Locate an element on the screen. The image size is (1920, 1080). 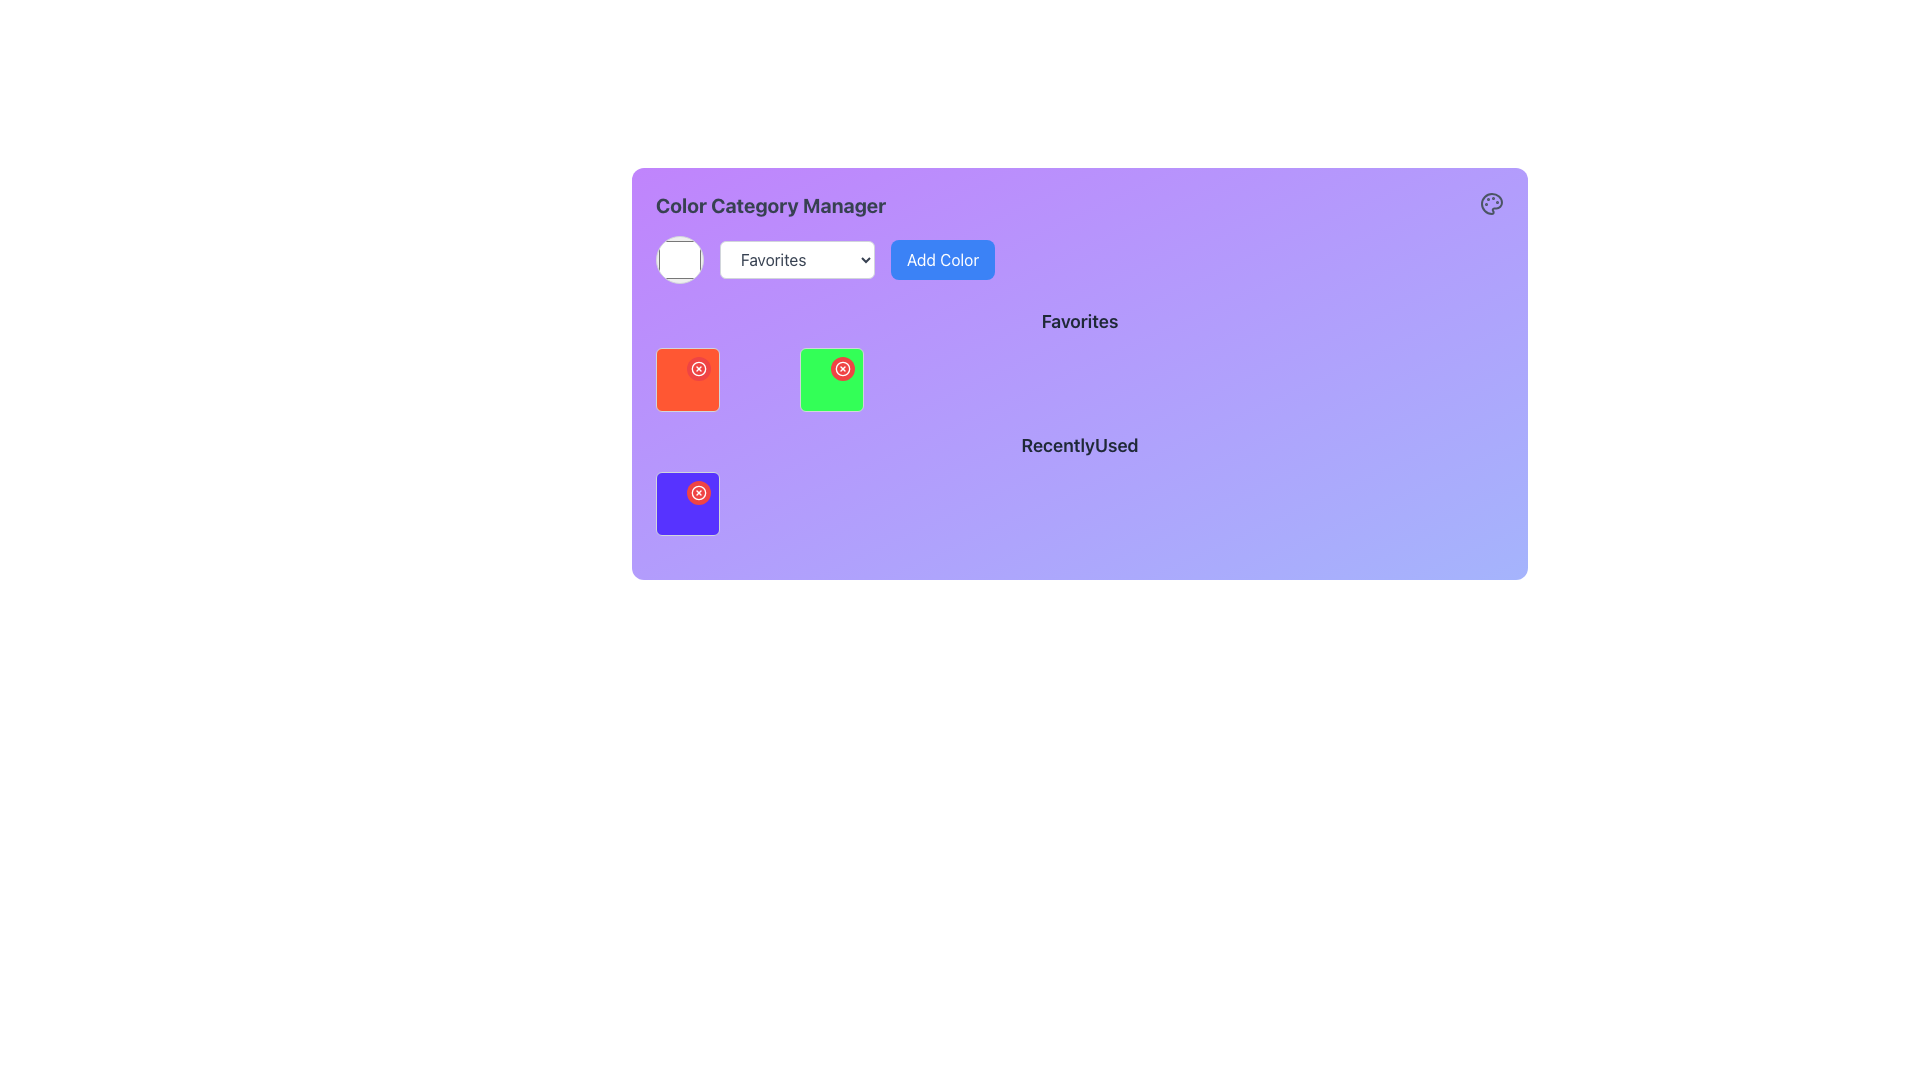
the color palette icon located in the top-right corner of the 'Color Category Manager' panel is located at coordinates (1492, 204).